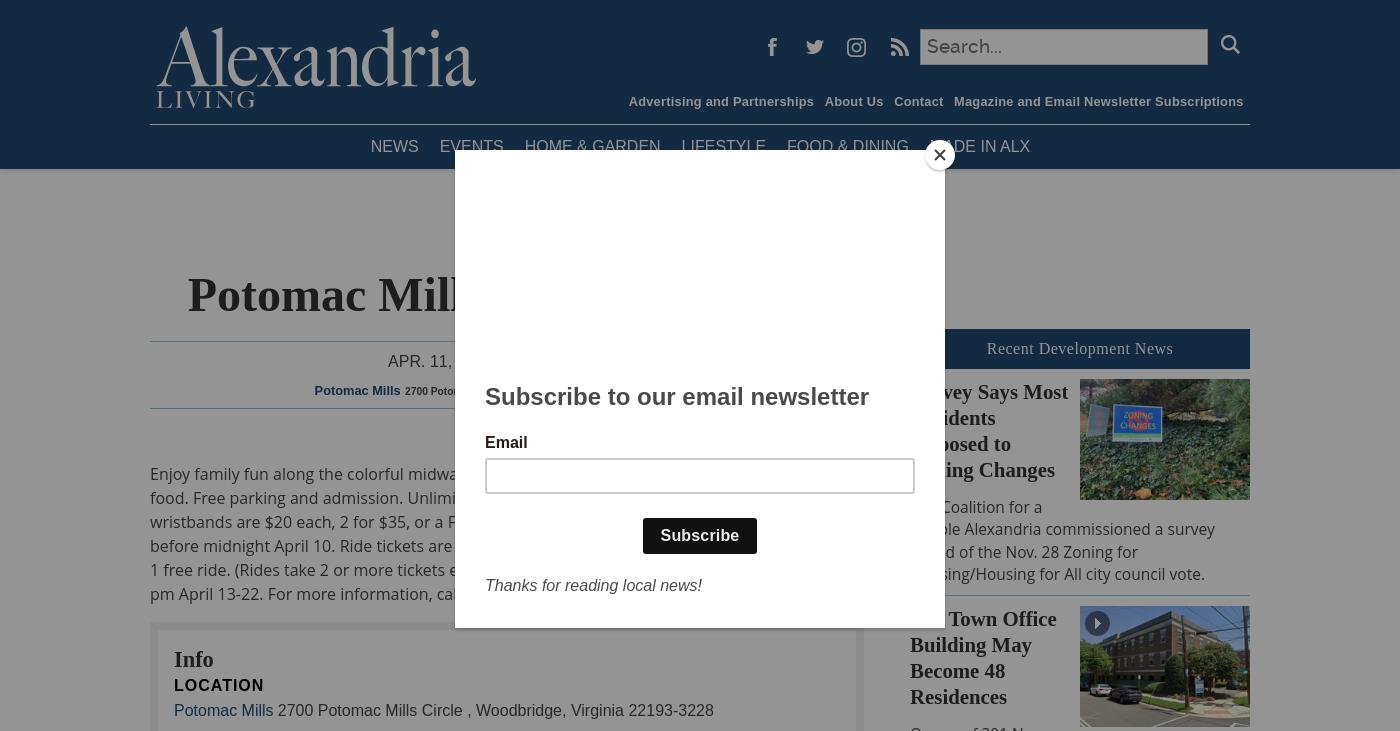 This screenshot has height=731, width=1400. I want to click on 'The Coalition for a Livable Alexandria commissioned a survey ahead of the Nov. 28 Zoning for Housing/Housing for All city council vote.', so click(1062, 538).